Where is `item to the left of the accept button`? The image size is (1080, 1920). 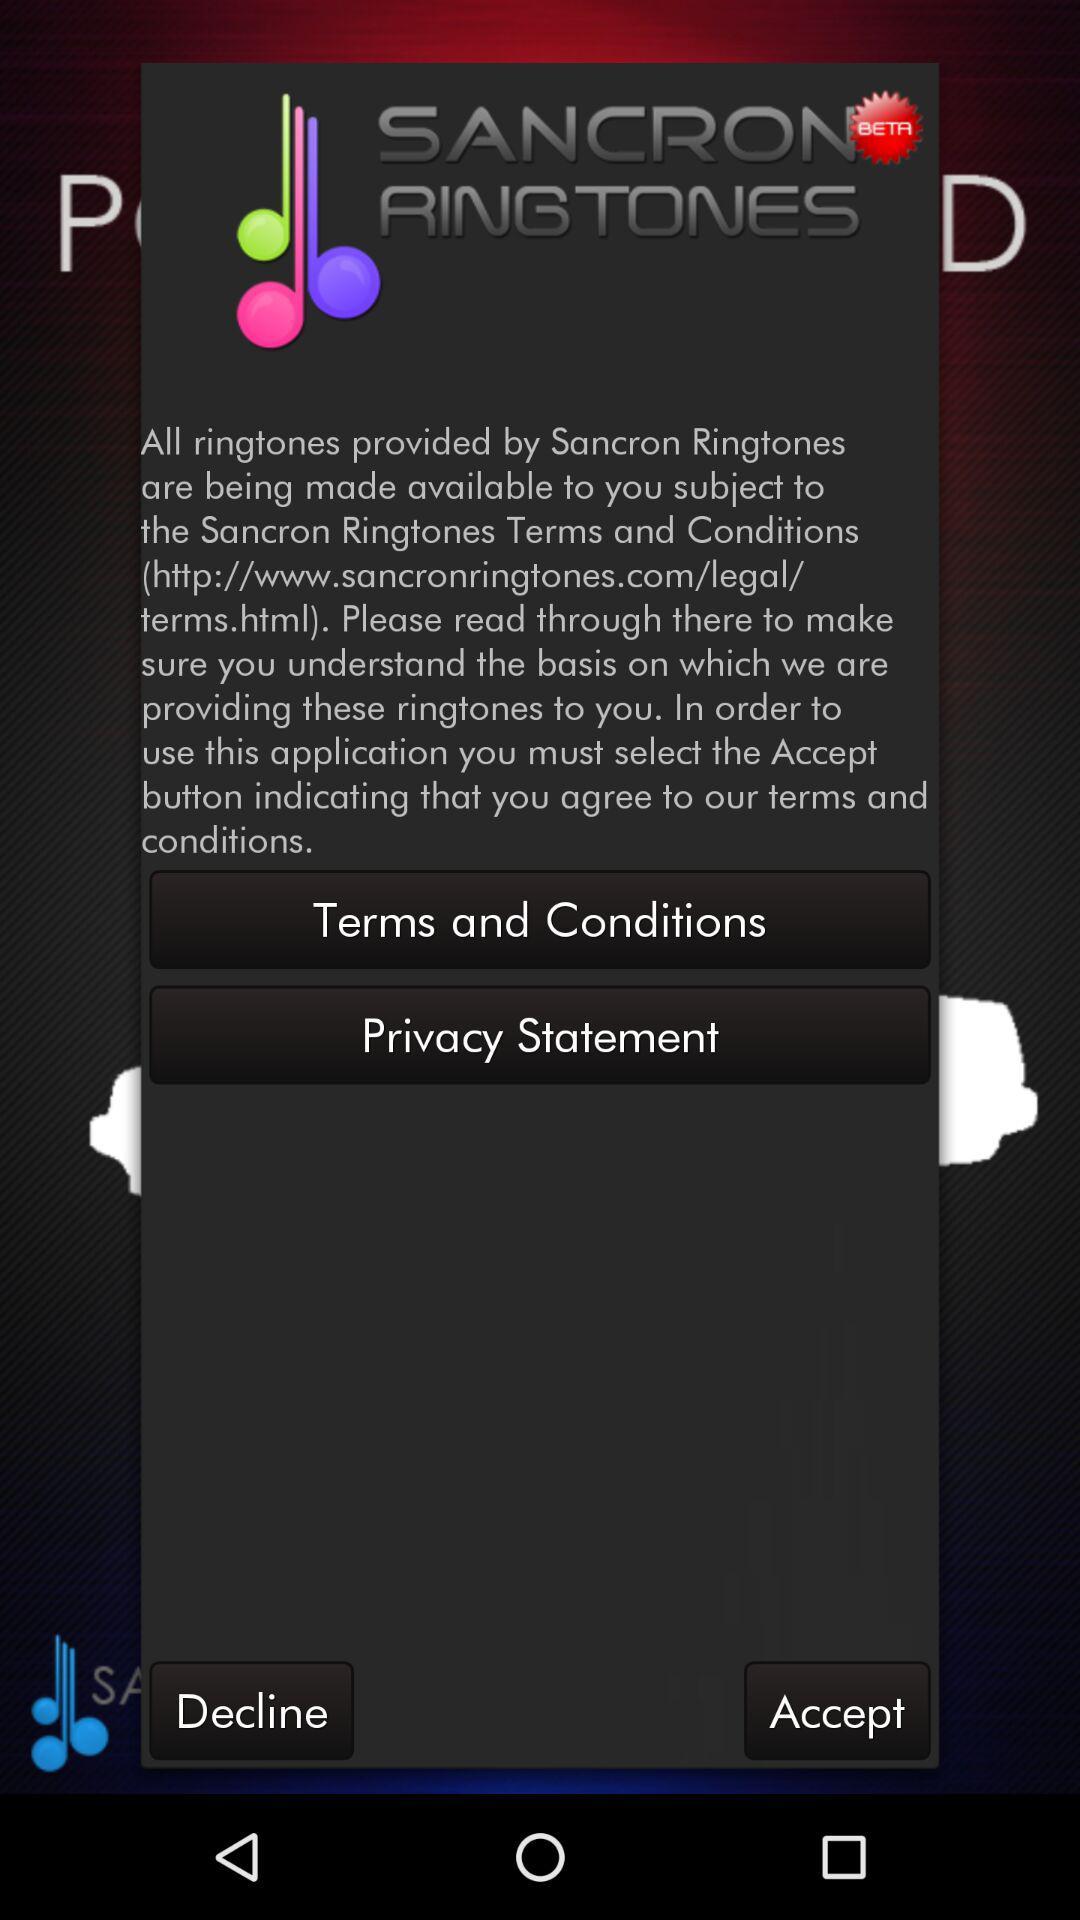
item to the left of the accept button is located at coordinates (250, 1709).